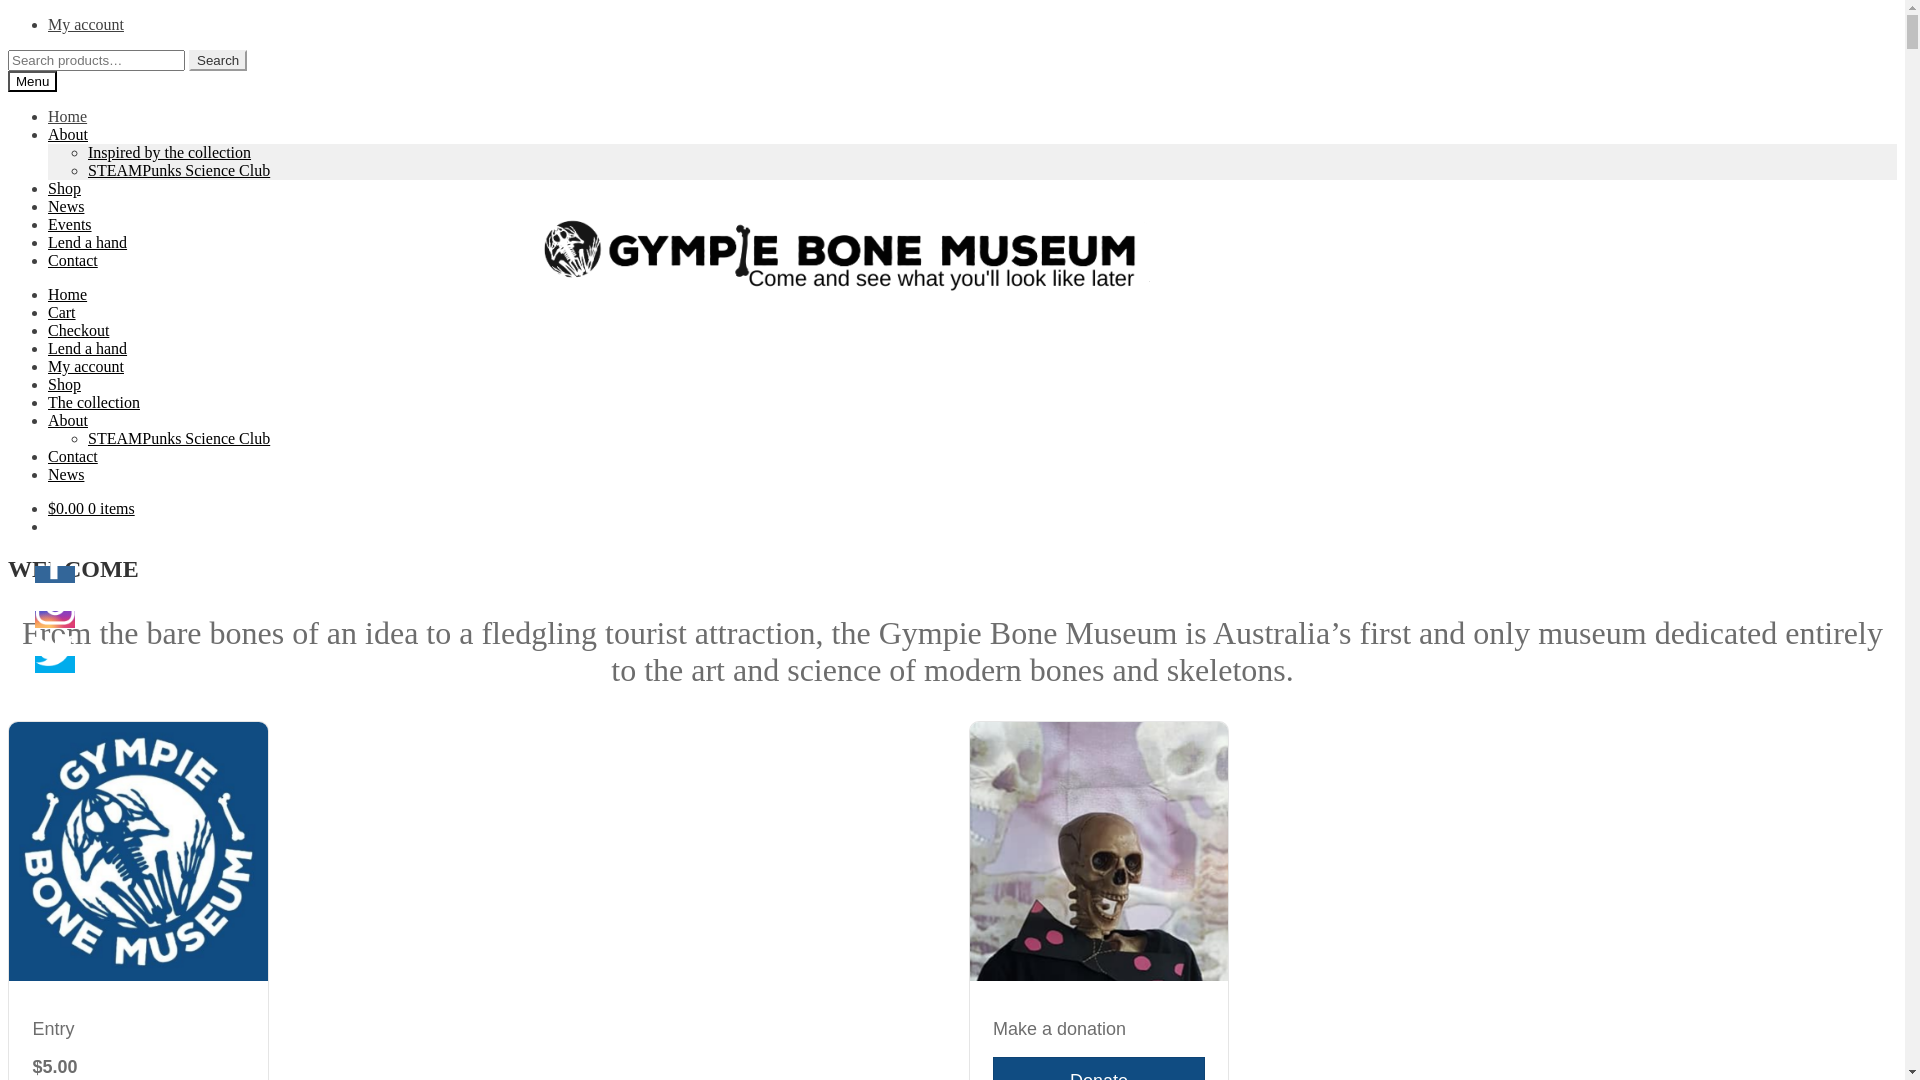 The image size is (1920, 1080). Describe the element at coordinates (78, 329) in the screenshot. I see `'Checkout'` at that location.